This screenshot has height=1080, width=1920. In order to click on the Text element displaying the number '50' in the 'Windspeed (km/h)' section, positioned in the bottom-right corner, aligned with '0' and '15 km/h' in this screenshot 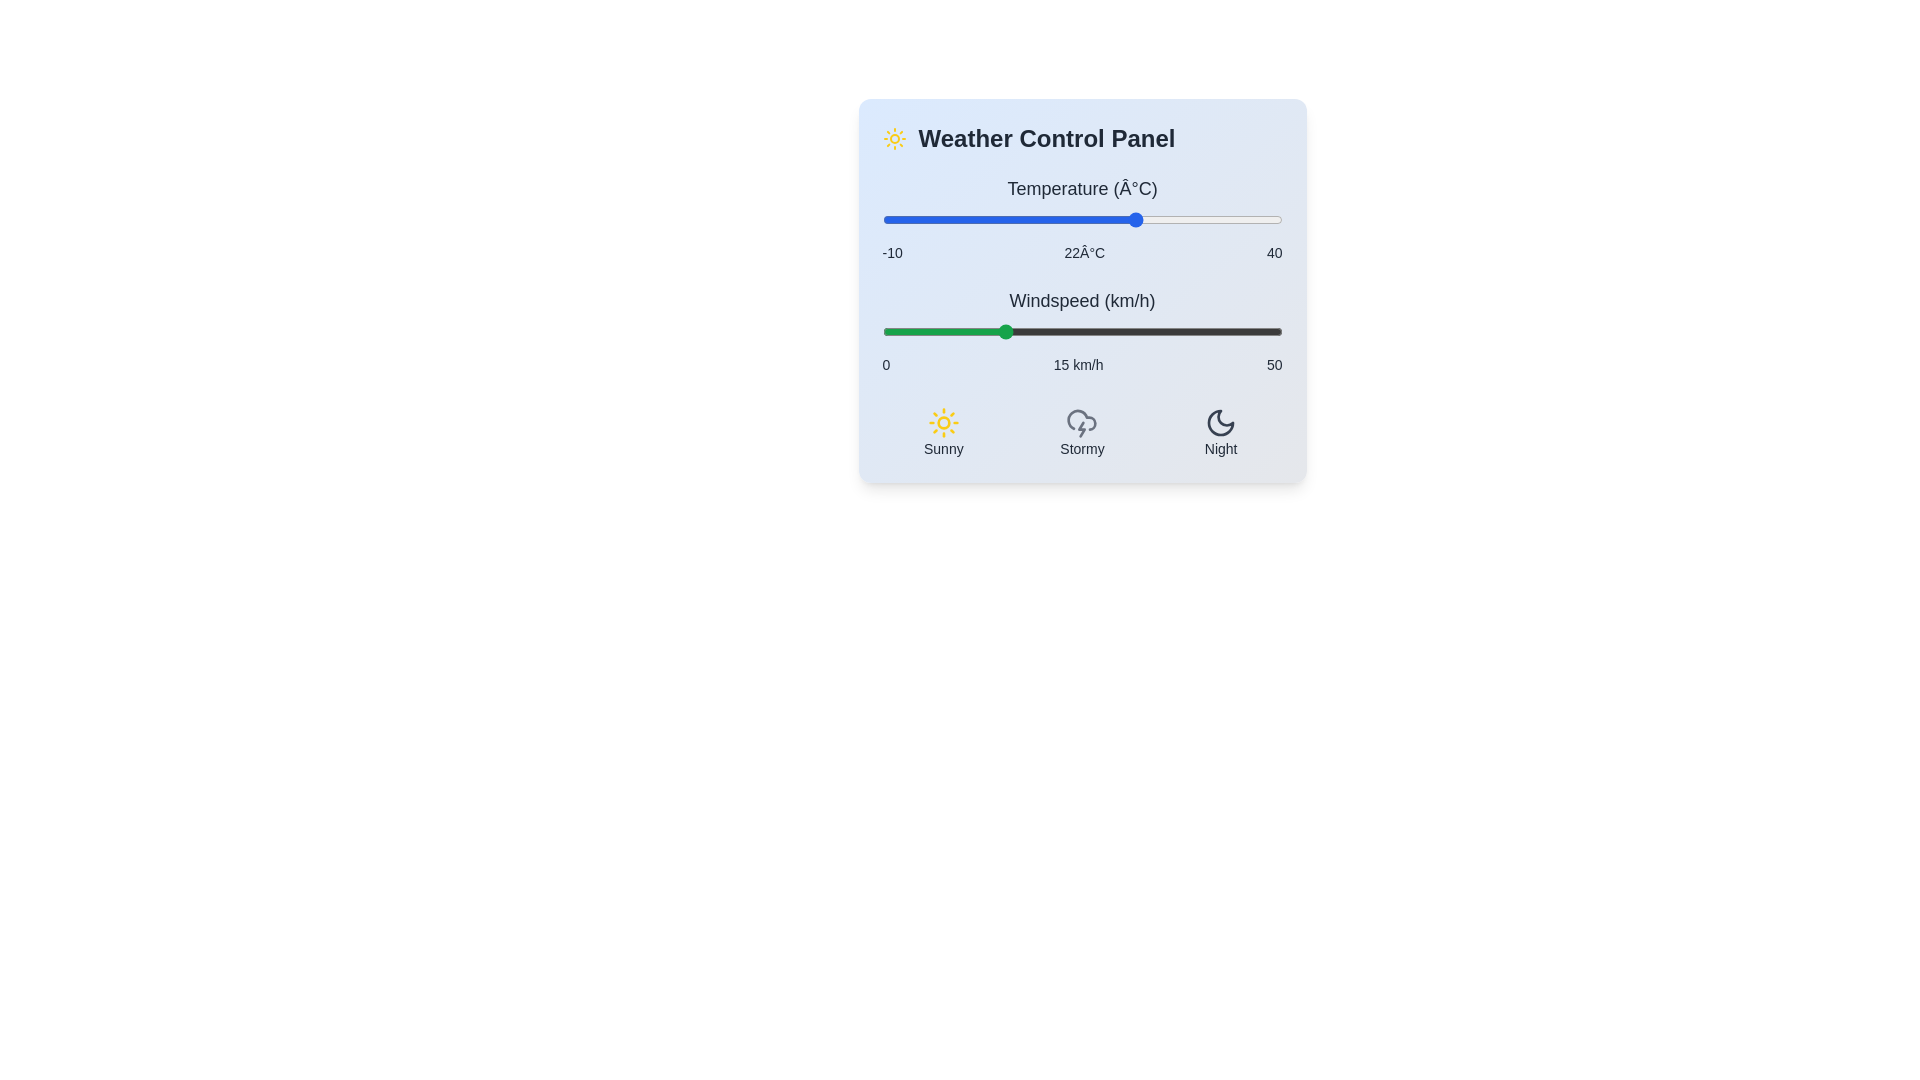, I will do `click(1273, 365)`.